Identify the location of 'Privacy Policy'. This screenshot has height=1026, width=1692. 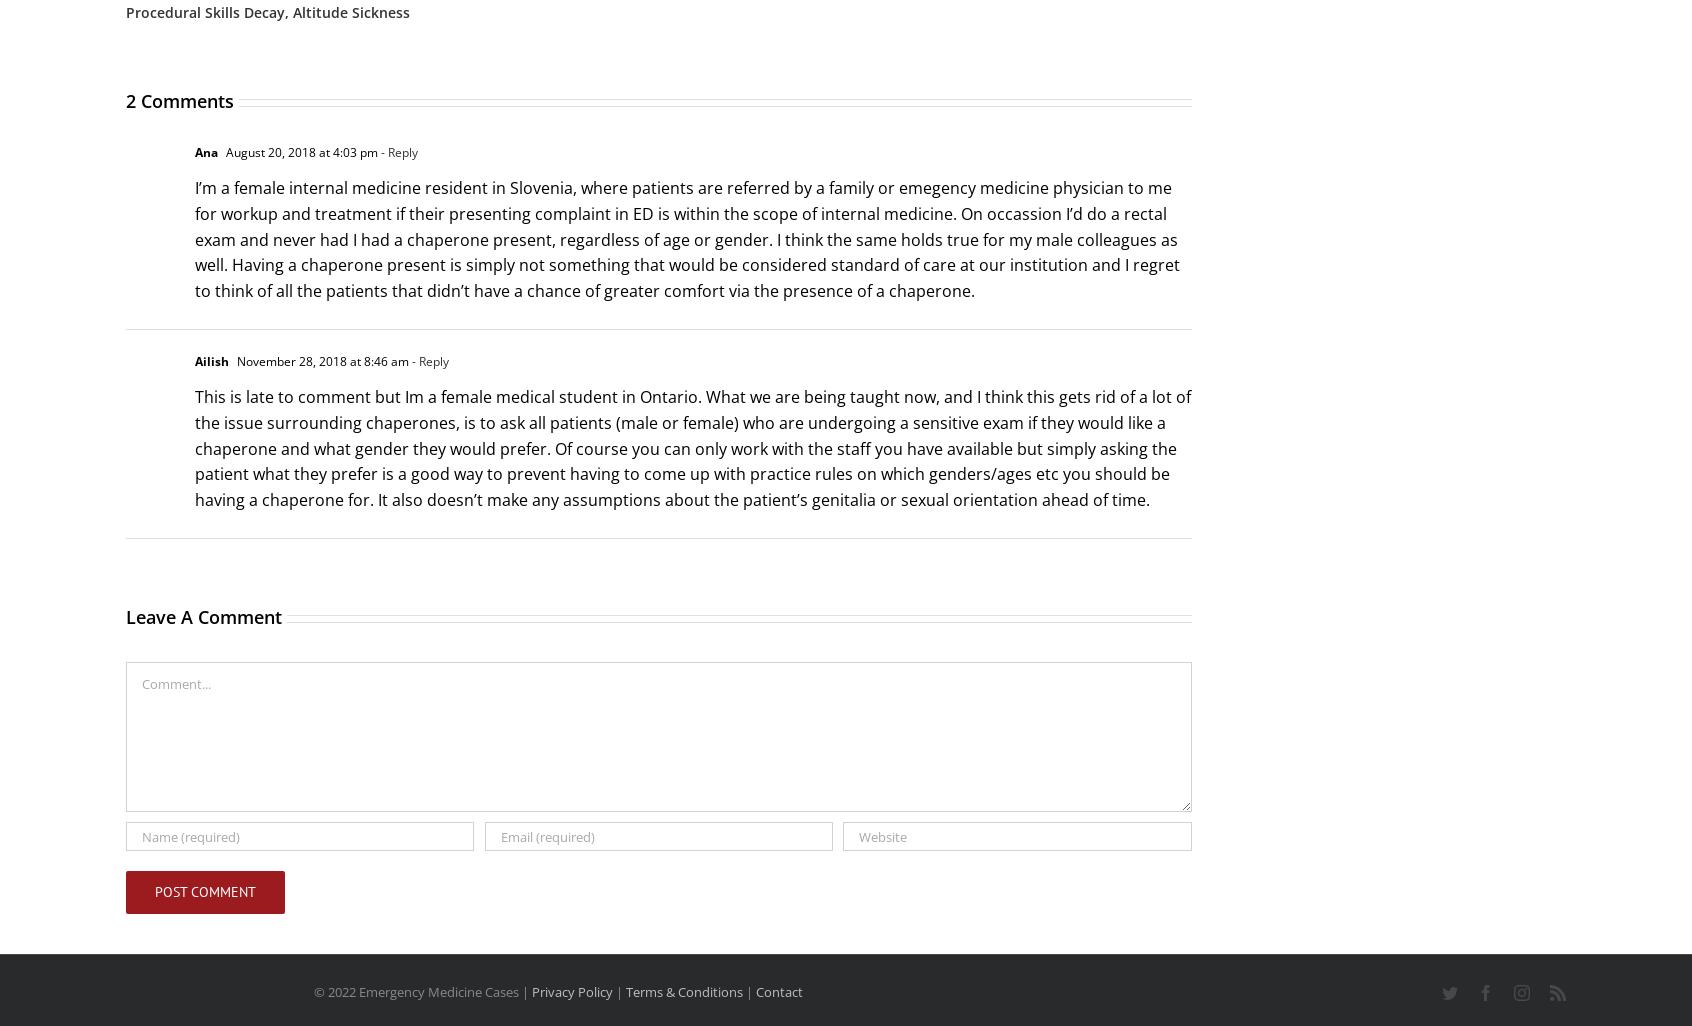
(530, 991).